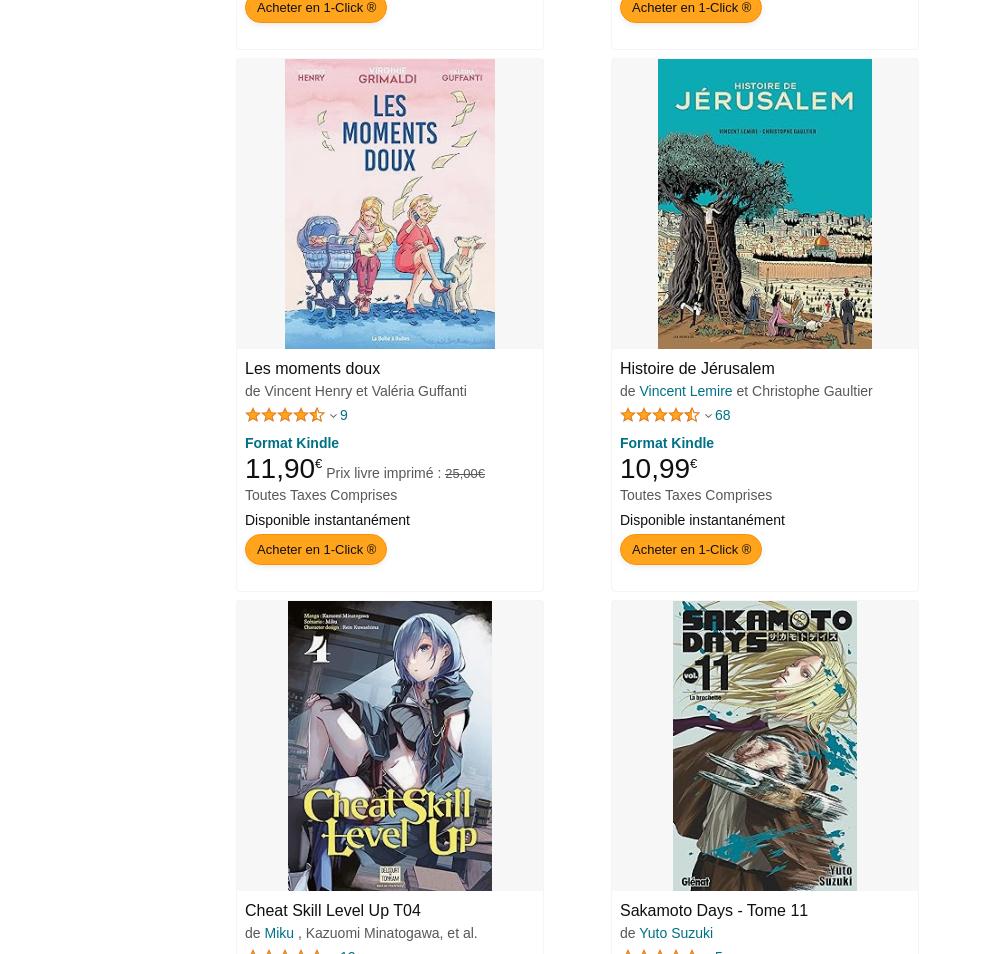  What do you see at coordinates (385, 472) in the screenshot?
I see `'Prix livre imprimé :'` at bounding box center [385, 472].